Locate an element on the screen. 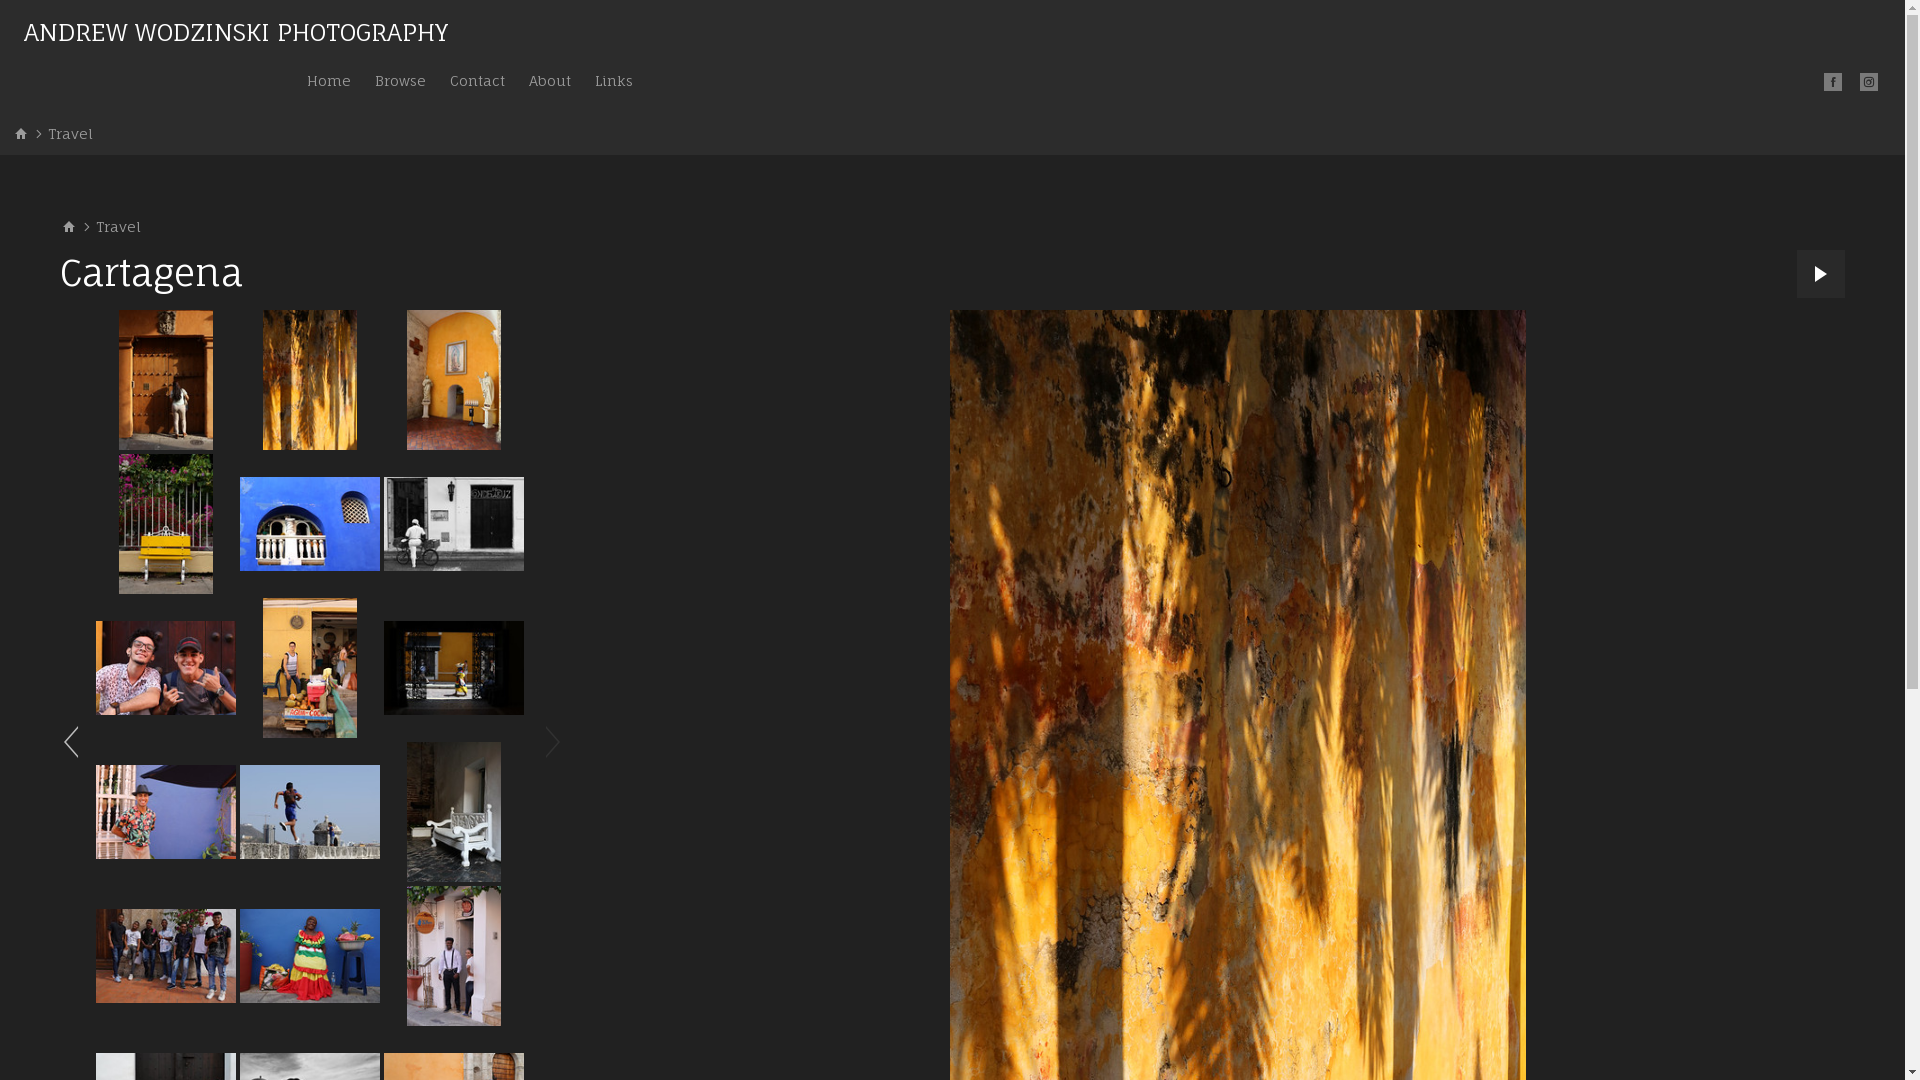  'Browse' is located at coordinates (400, 79).